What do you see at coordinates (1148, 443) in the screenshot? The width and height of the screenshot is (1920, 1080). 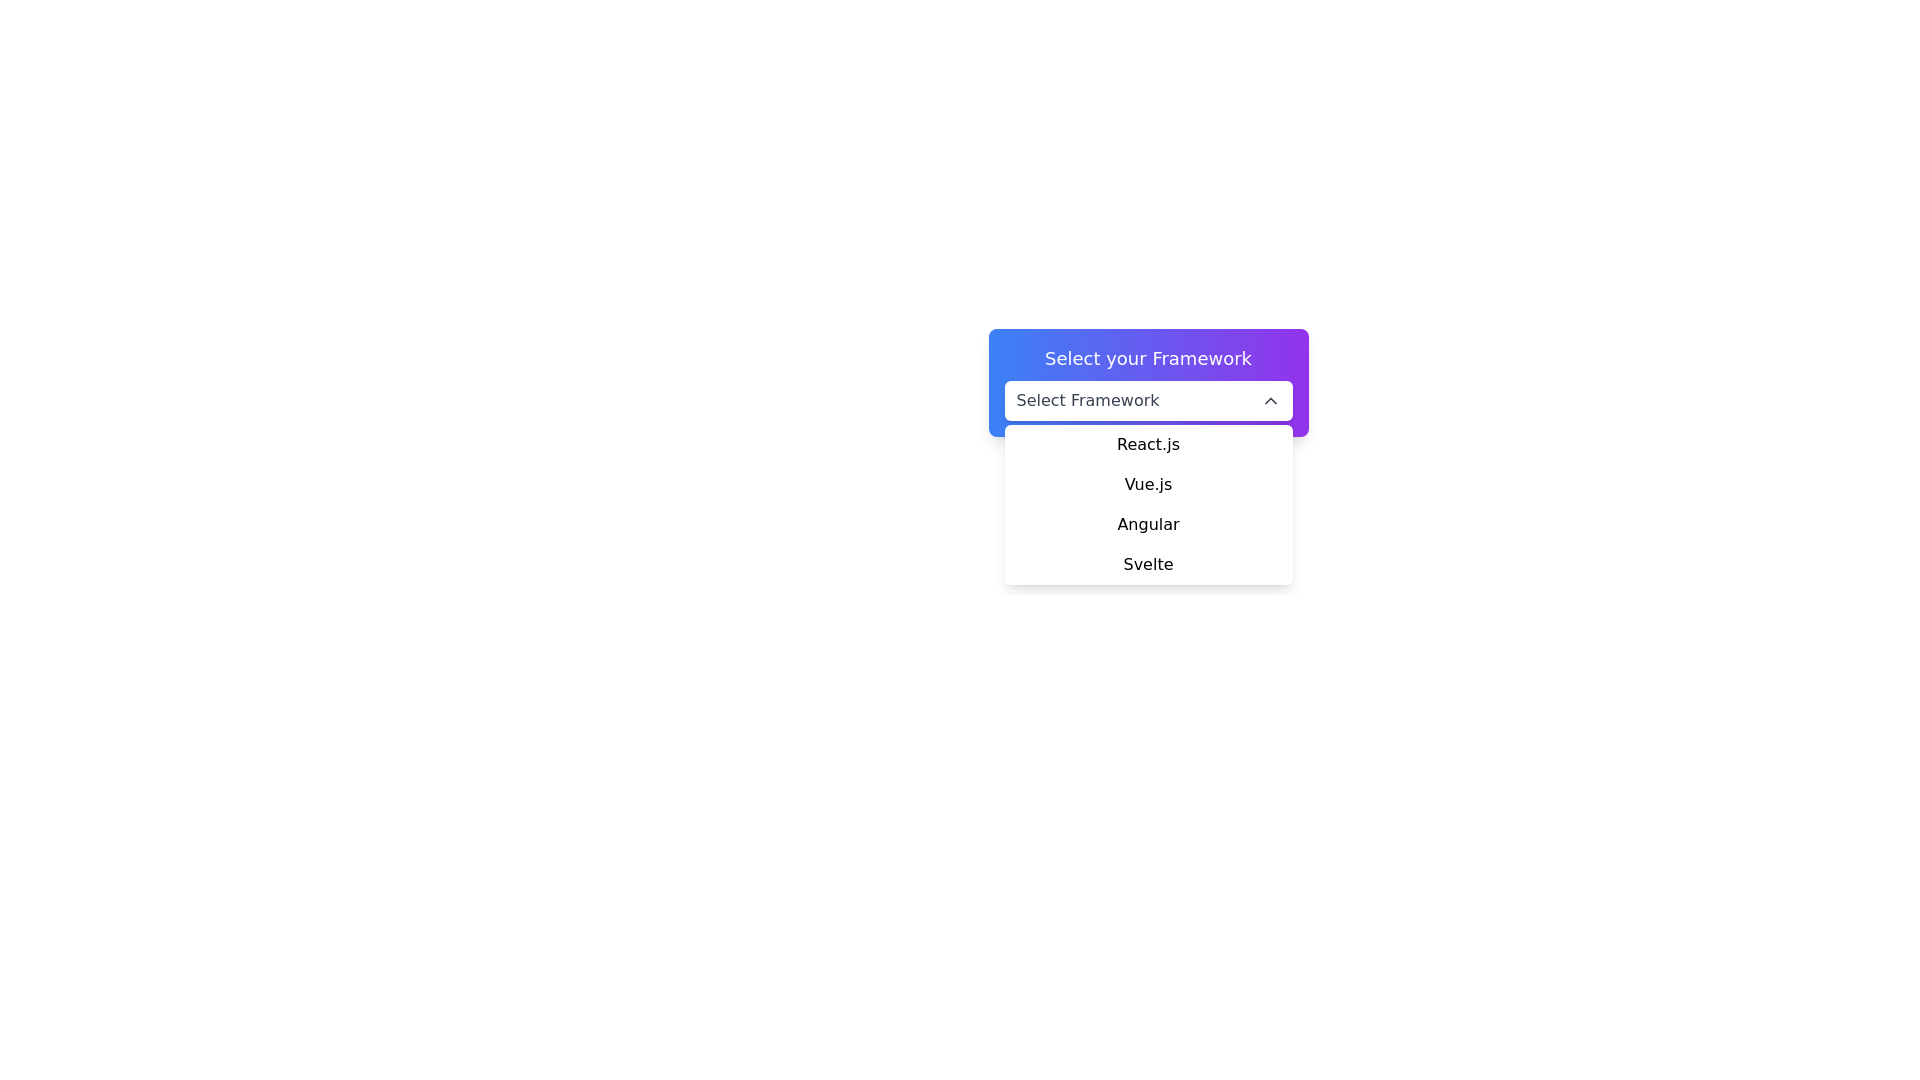 I see `the first option in the dropdown menu that contains the text 'React.js'` at bounding box center [1148, 443].